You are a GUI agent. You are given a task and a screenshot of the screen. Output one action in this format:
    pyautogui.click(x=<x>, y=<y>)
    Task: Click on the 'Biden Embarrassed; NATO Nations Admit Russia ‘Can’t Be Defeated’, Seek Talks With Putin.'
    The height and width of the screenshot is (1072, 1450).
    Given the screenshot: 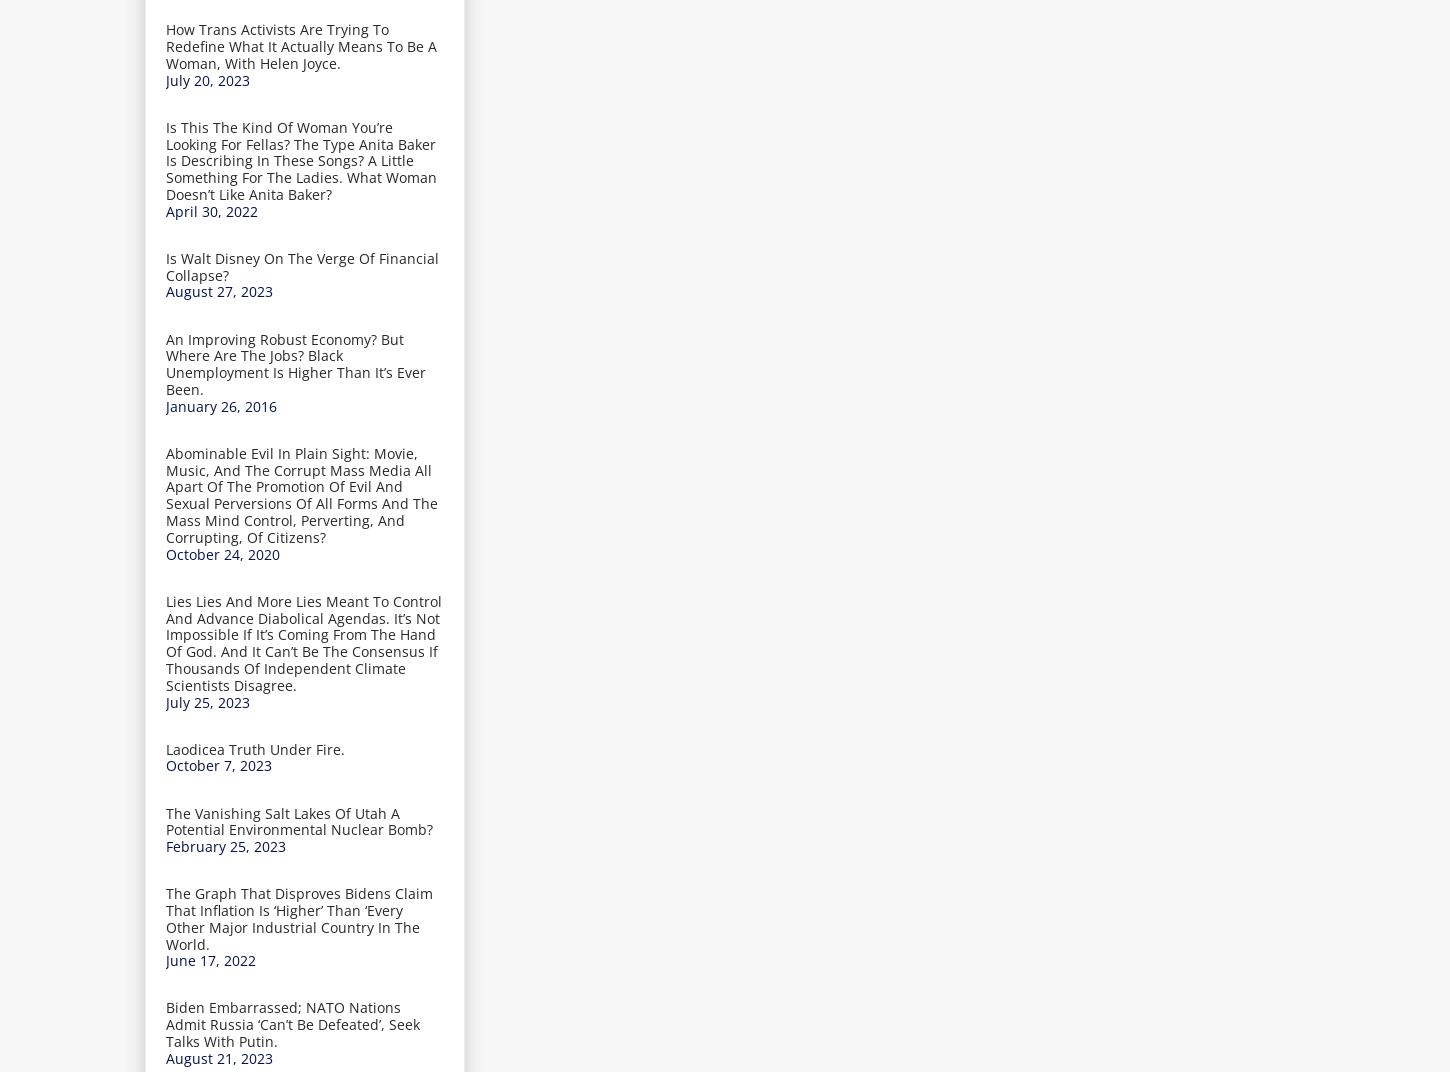 What is the action you would take?
    pyautogui.click(x=293, y=1024)
    